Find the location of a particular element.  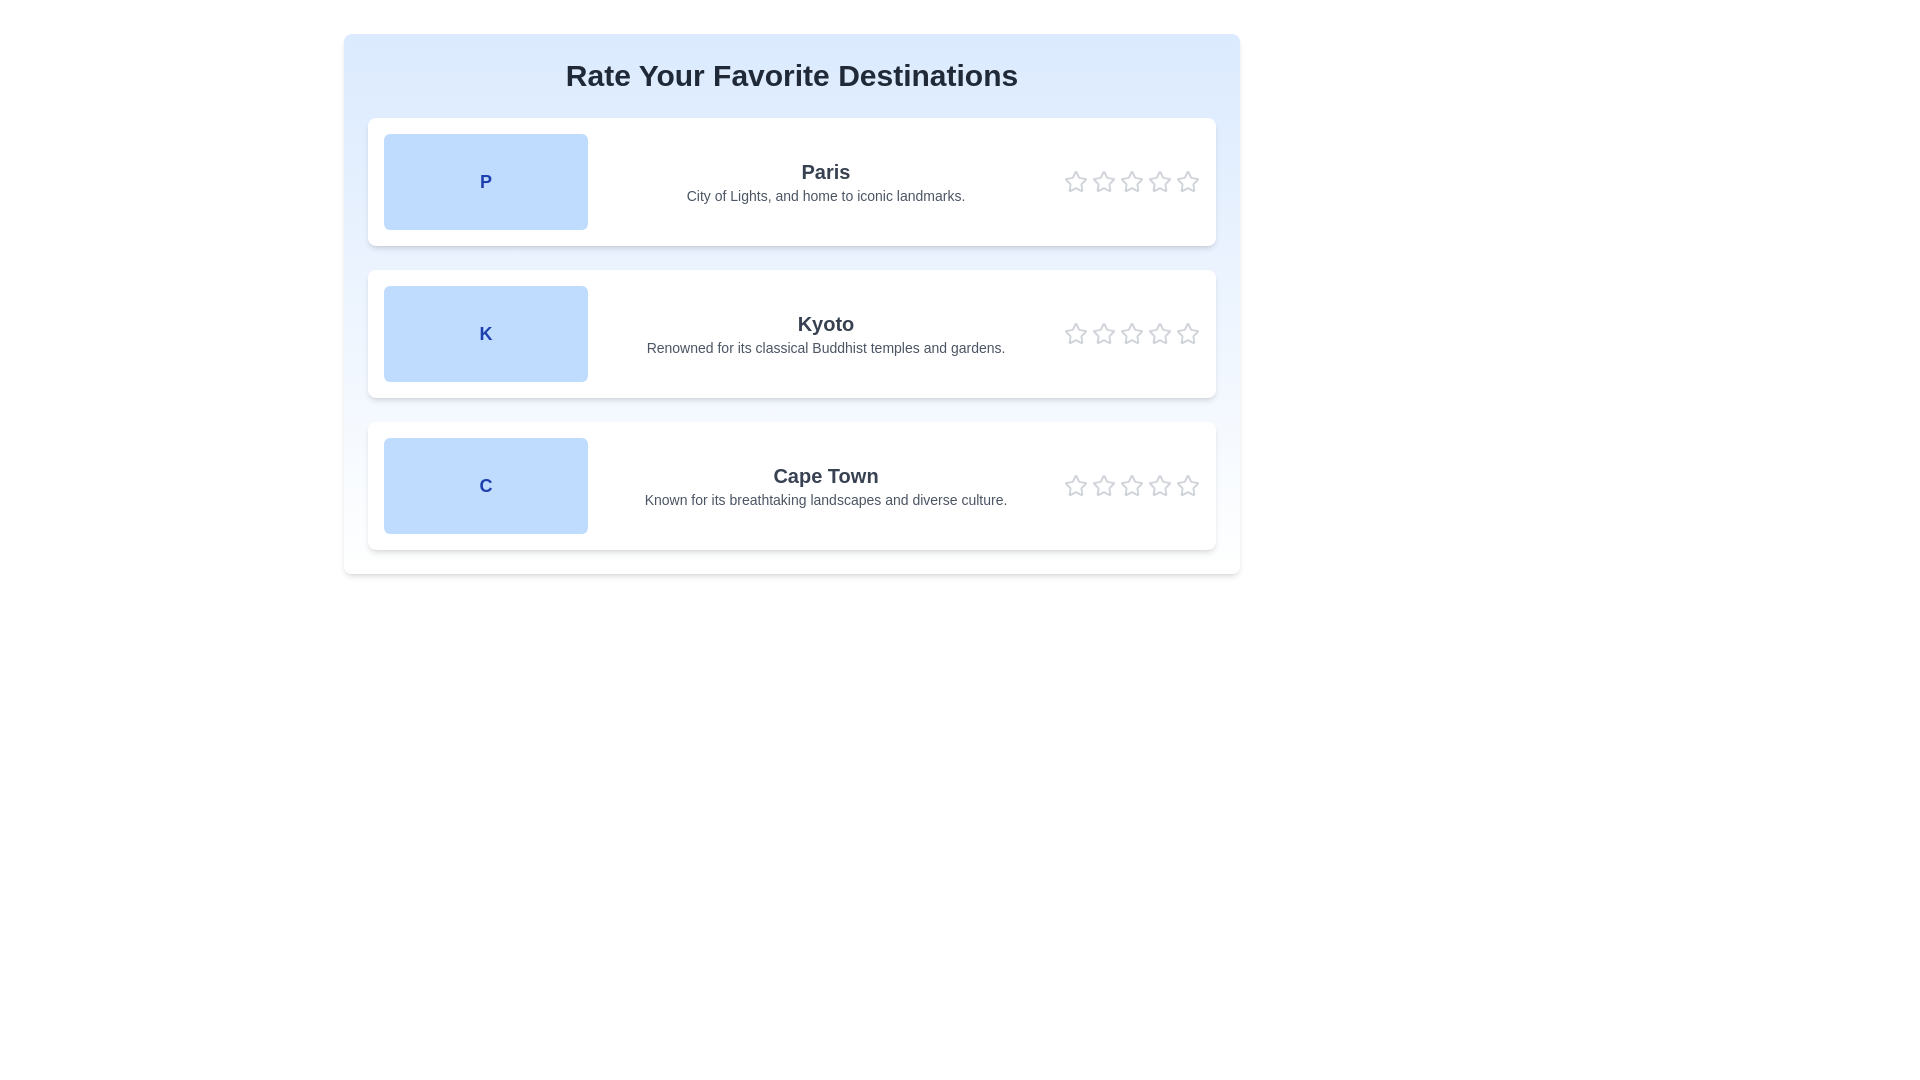

the second star icon in the rating interface for the destination card titled 'Paris' to rate it is located at coordinates (1103, 181).